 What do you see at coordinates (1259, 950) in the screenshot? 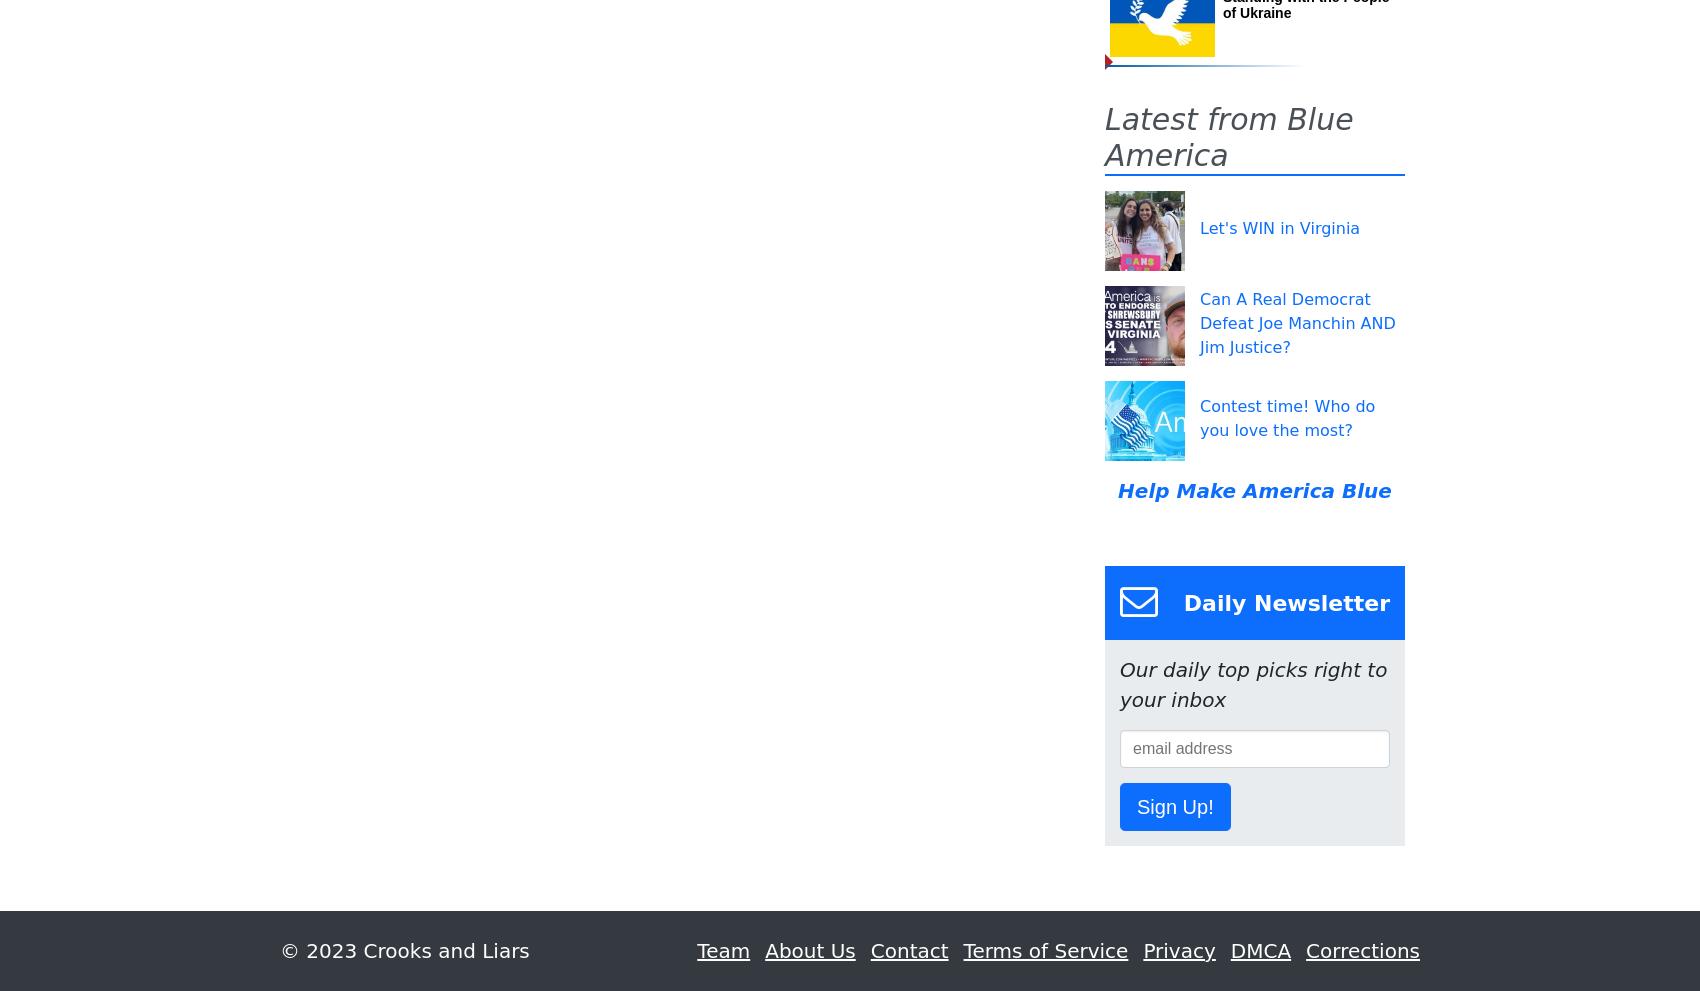
I see `'DMCA'` at bounding box center [1259, 950].